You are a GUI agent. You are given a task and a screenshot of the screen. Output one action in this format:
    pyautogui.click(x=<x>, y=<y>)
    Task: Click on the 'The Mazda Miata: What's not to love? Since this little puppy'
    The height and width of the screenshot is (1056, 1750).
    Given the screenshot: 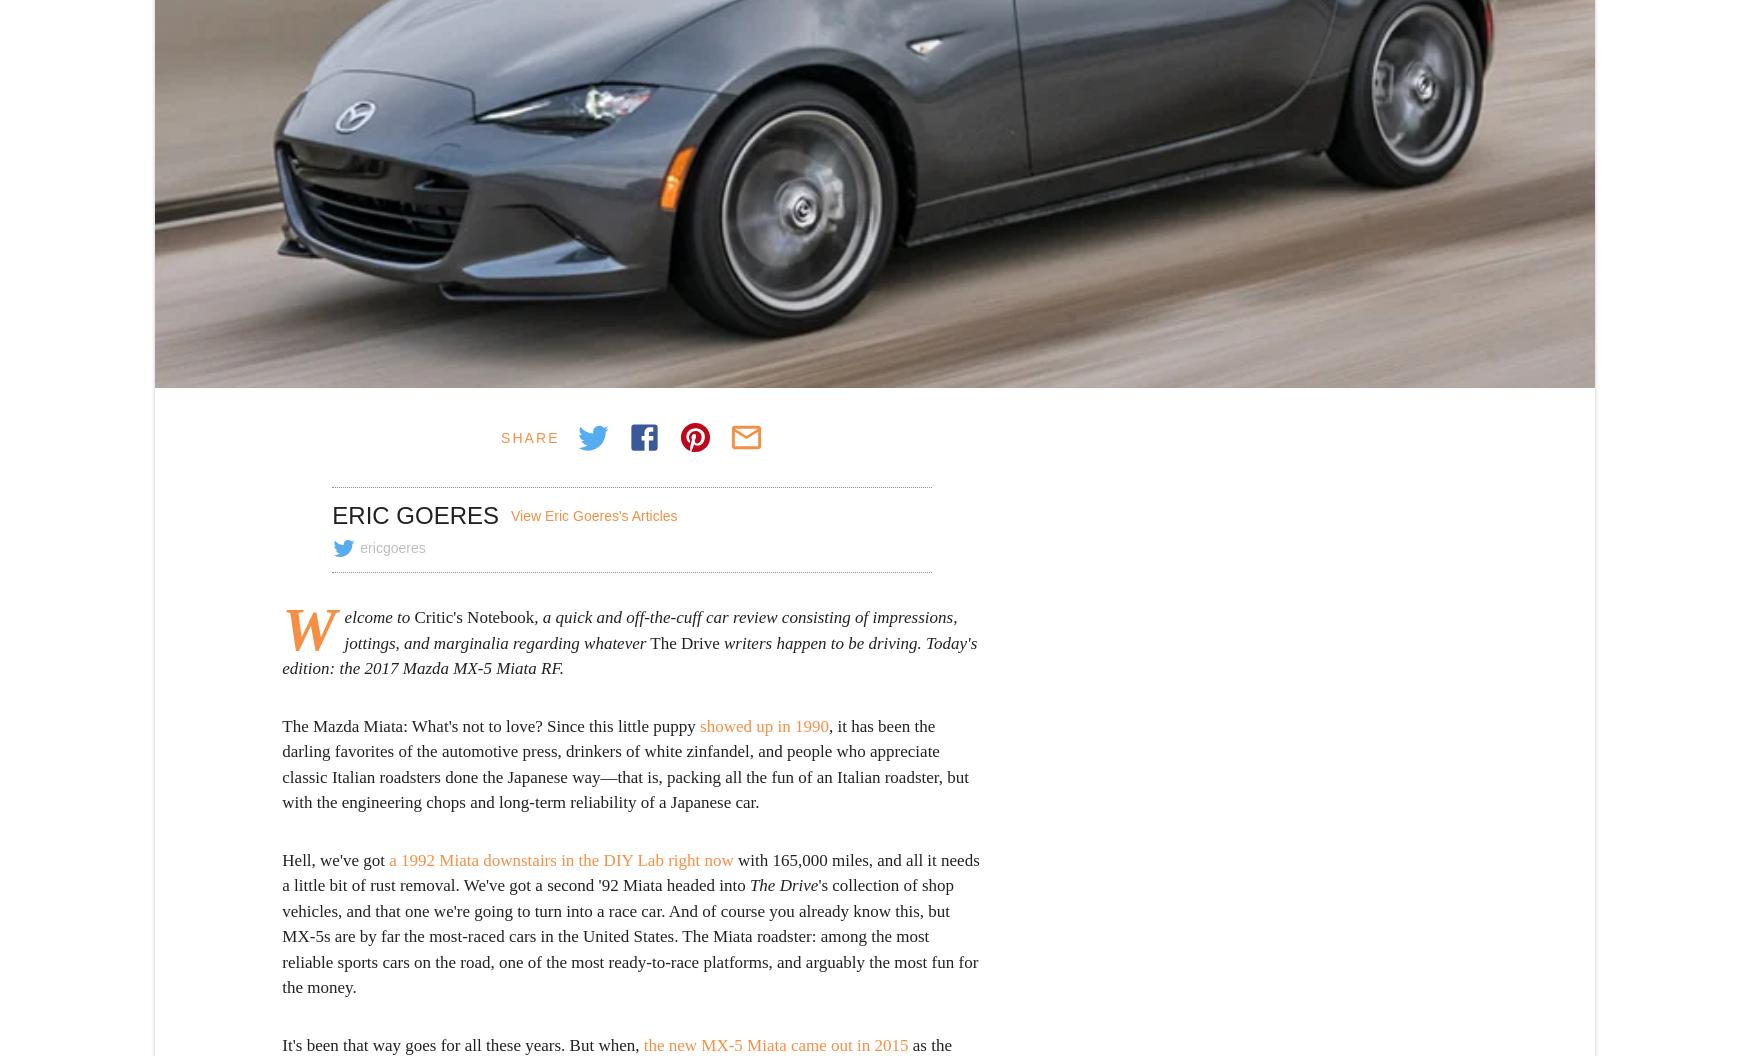 What is the action you would take?
    pyautogui.click(x=491, y=725)
    